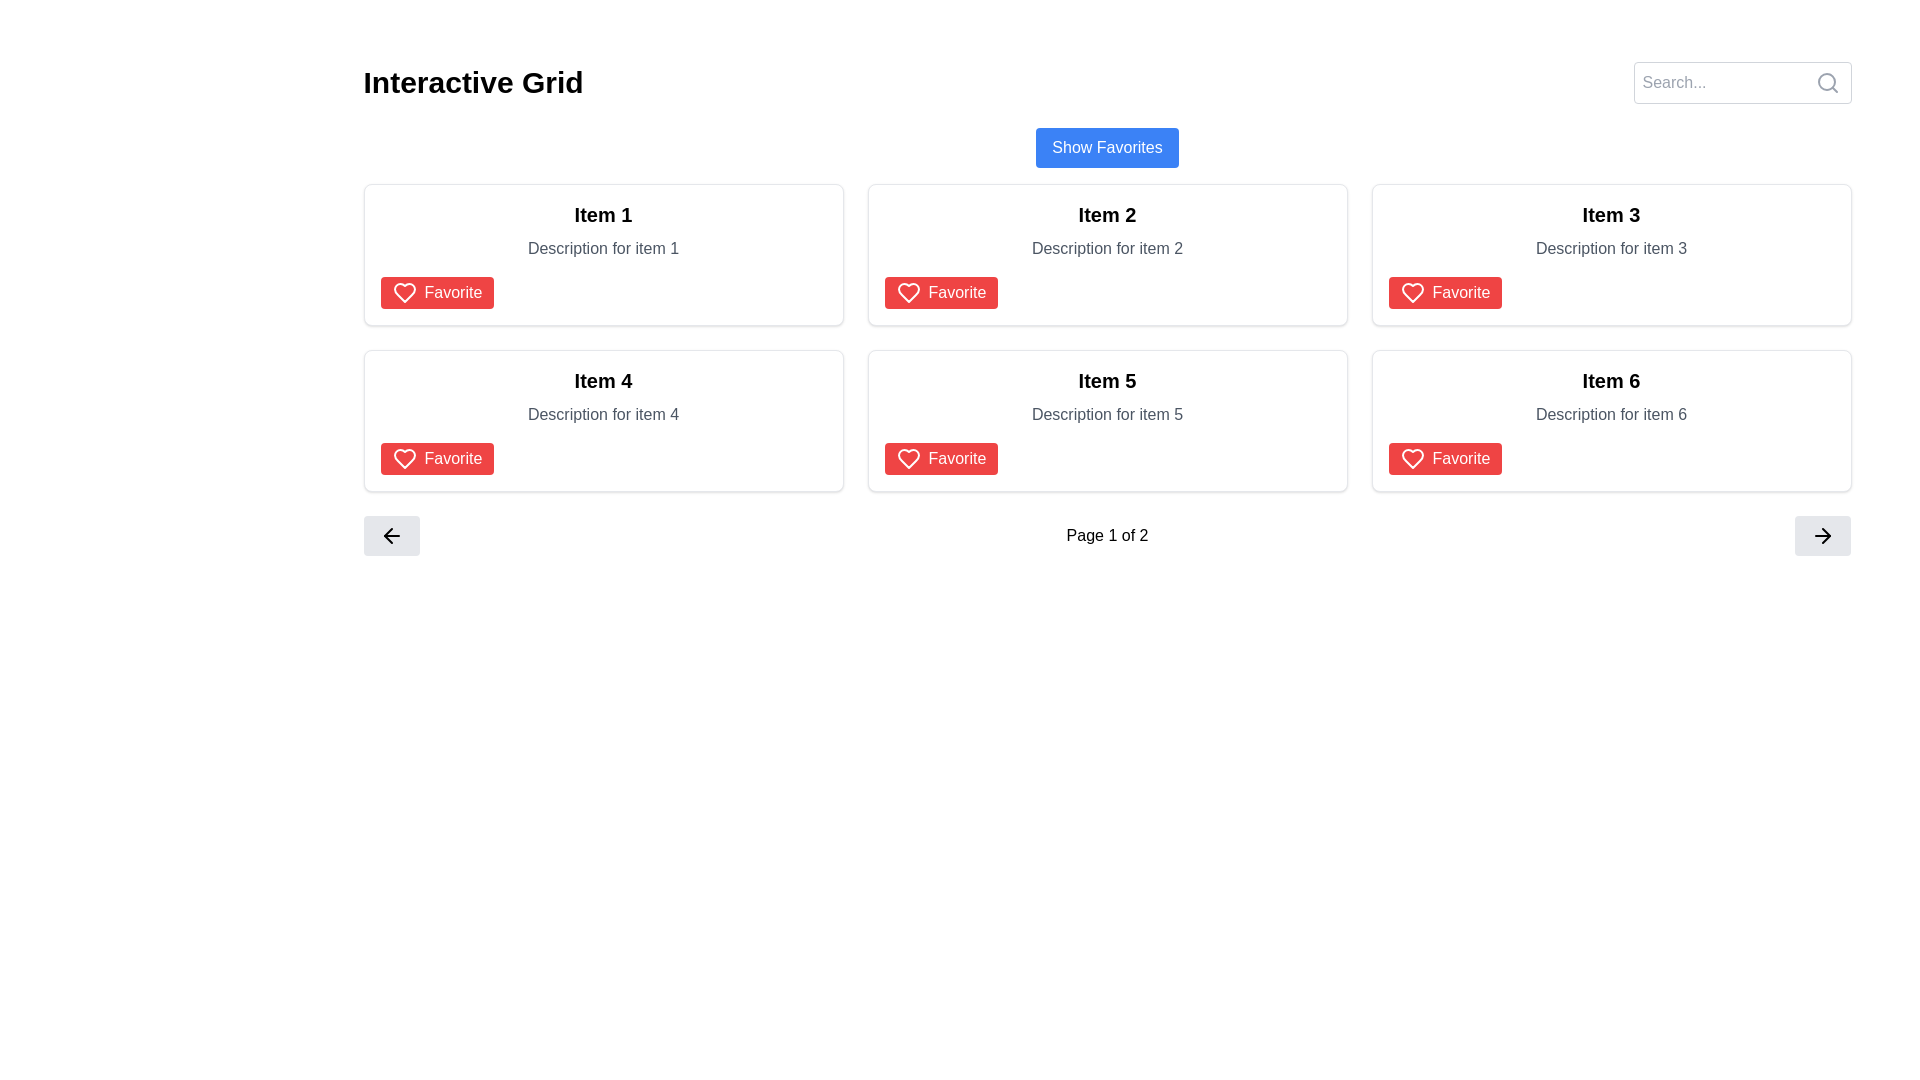 This screenshot has height=1080, width=1920. I want to click on the heart icon within the 'Favorite' button located on the card labeled 'Item 5' to favorite the item, so click(907, 459).